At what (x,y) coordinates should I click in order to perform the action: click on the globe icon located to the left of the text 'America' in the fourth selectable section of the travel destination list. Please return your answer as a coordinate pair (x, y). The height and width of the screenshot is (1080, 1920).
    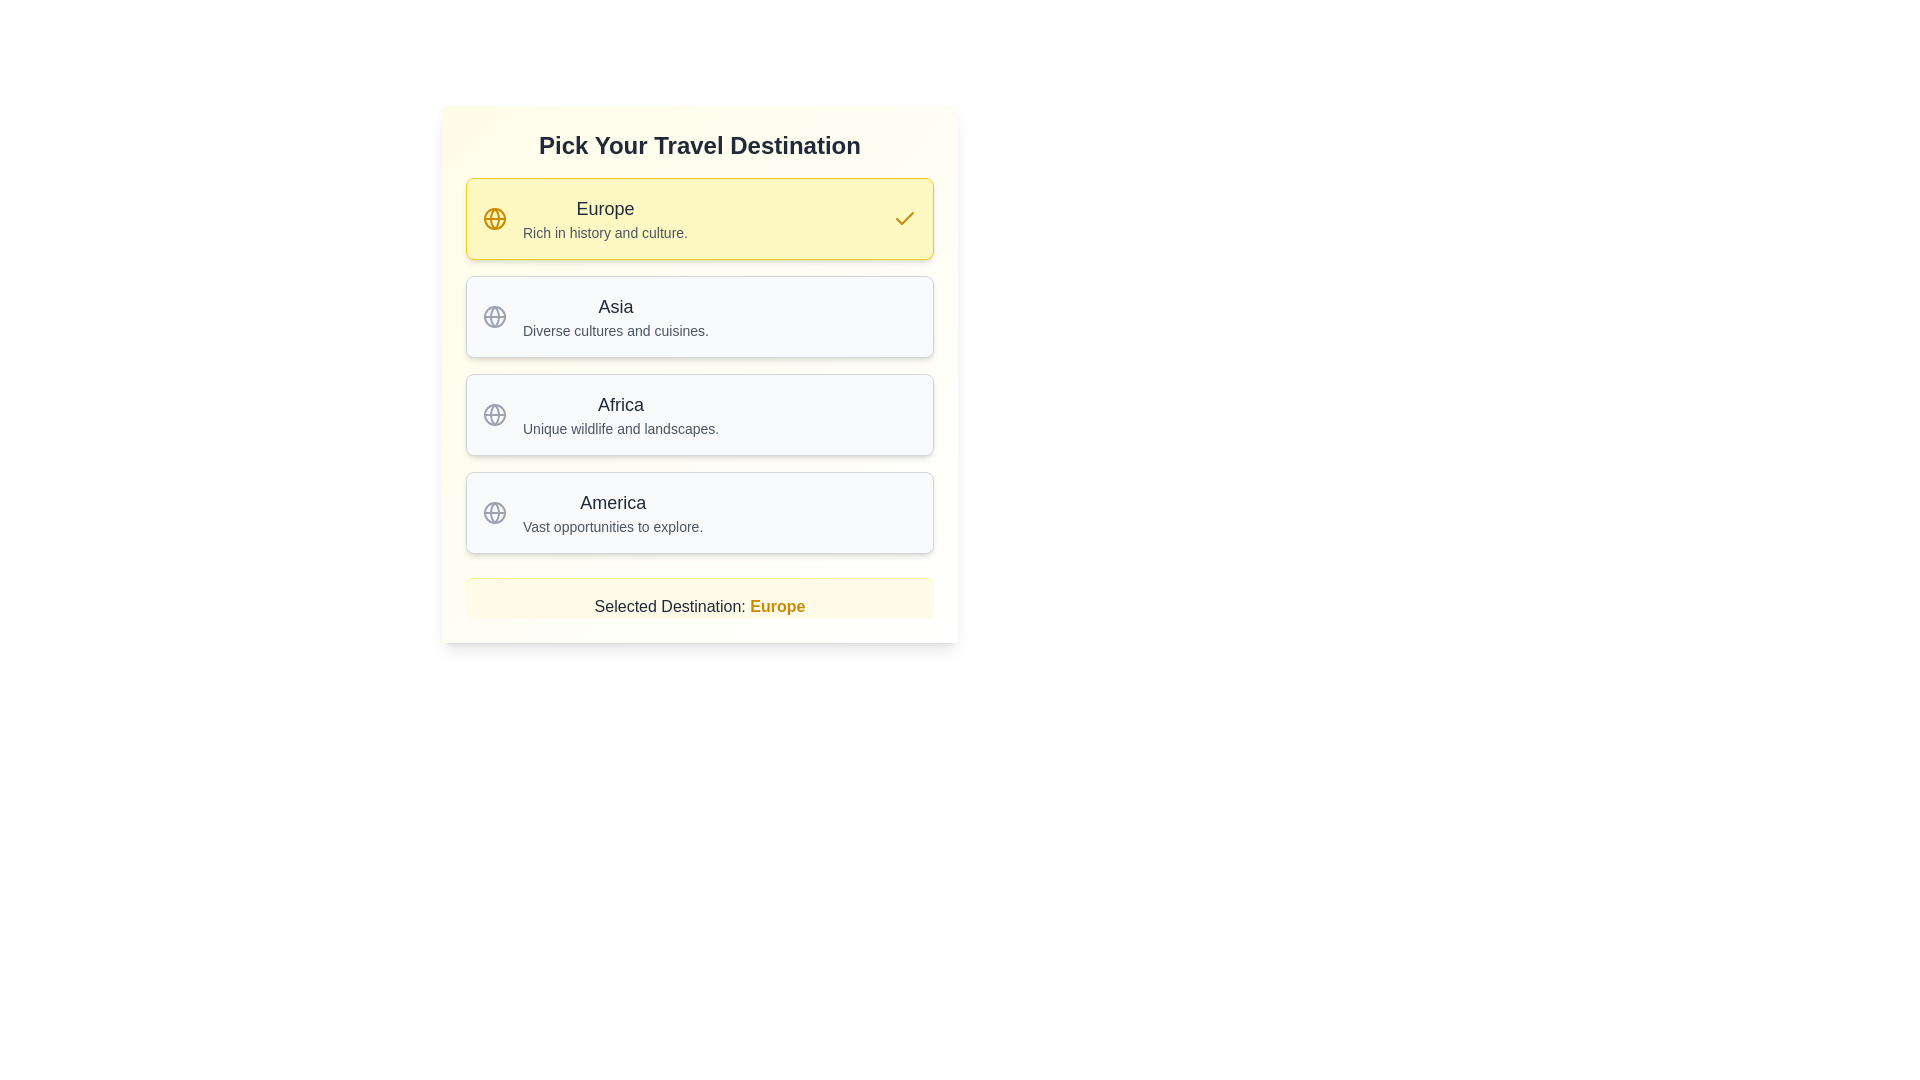
    Looking at the image, I should click on (494, 512).